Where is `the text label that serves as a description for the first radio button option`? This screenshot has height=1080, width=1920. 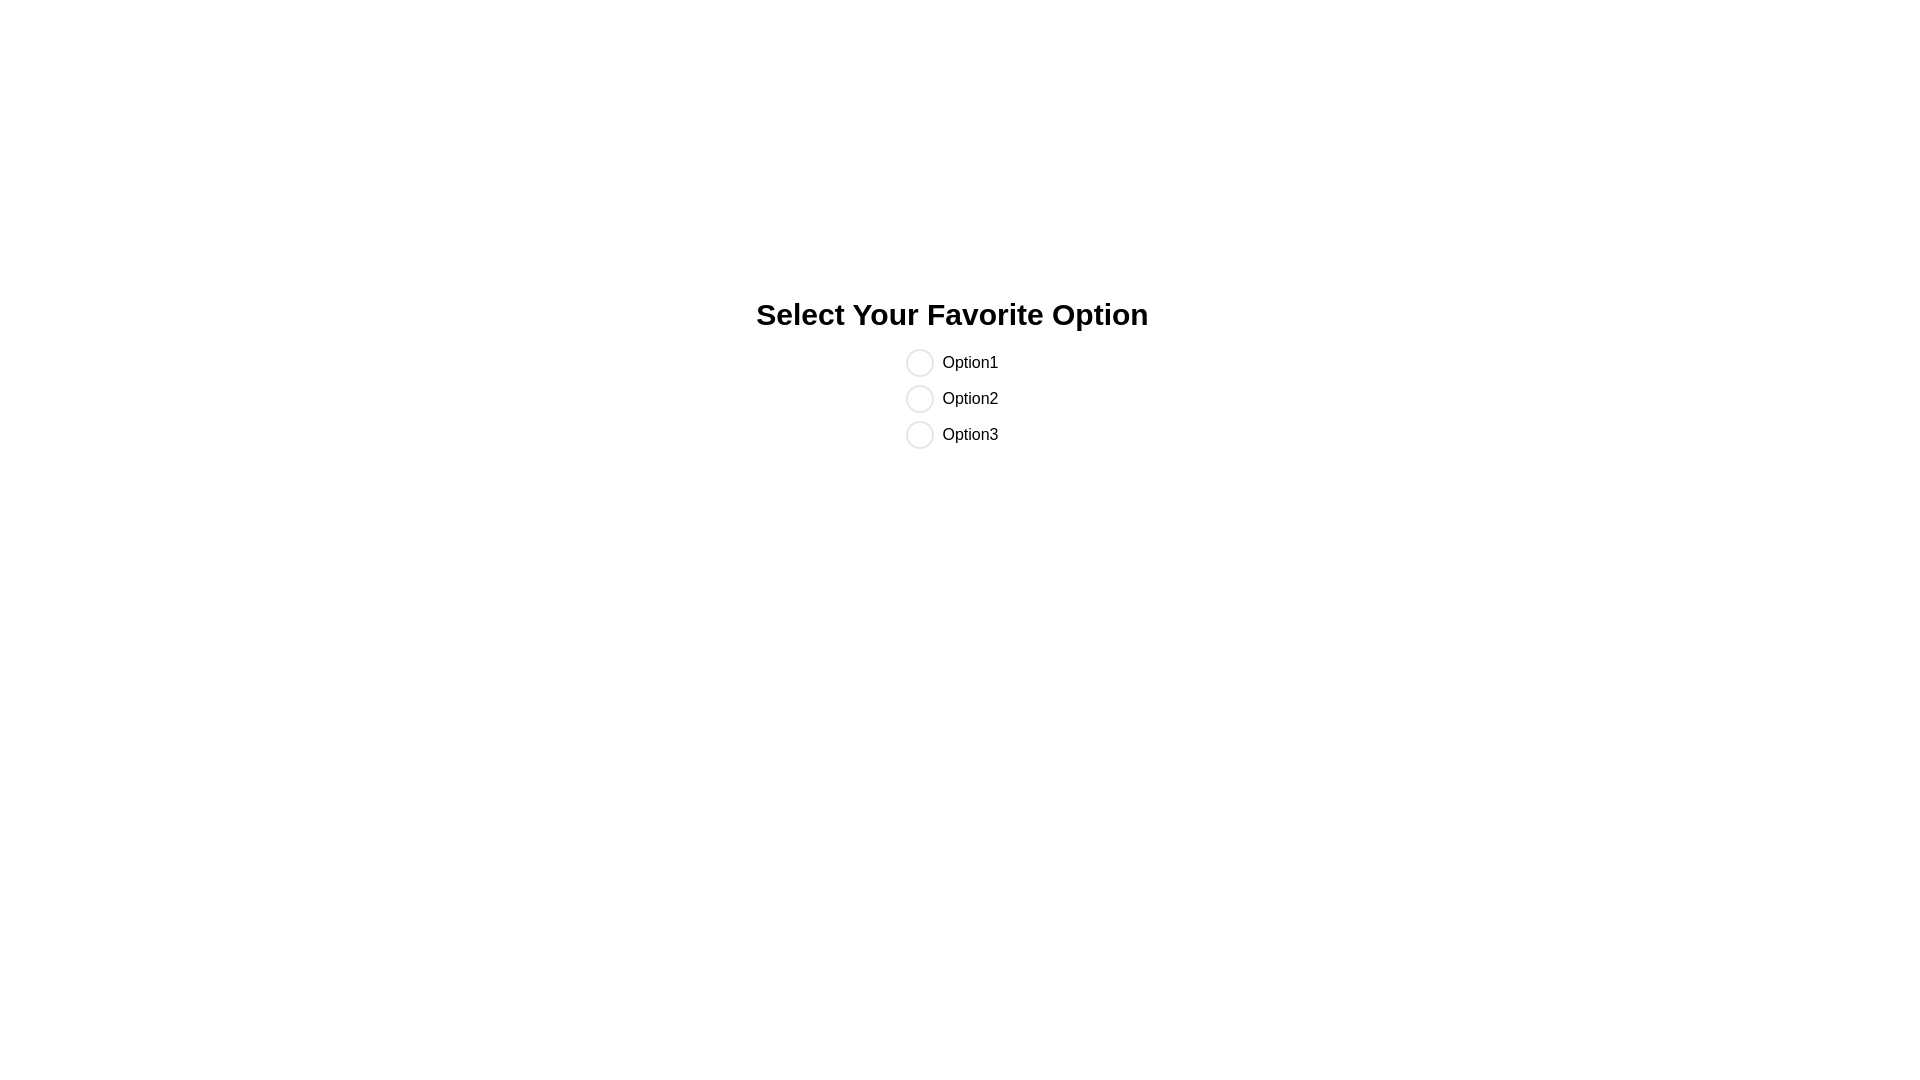
the text label that serves as a description for the first radio button option is located at coordinates (970, 362).